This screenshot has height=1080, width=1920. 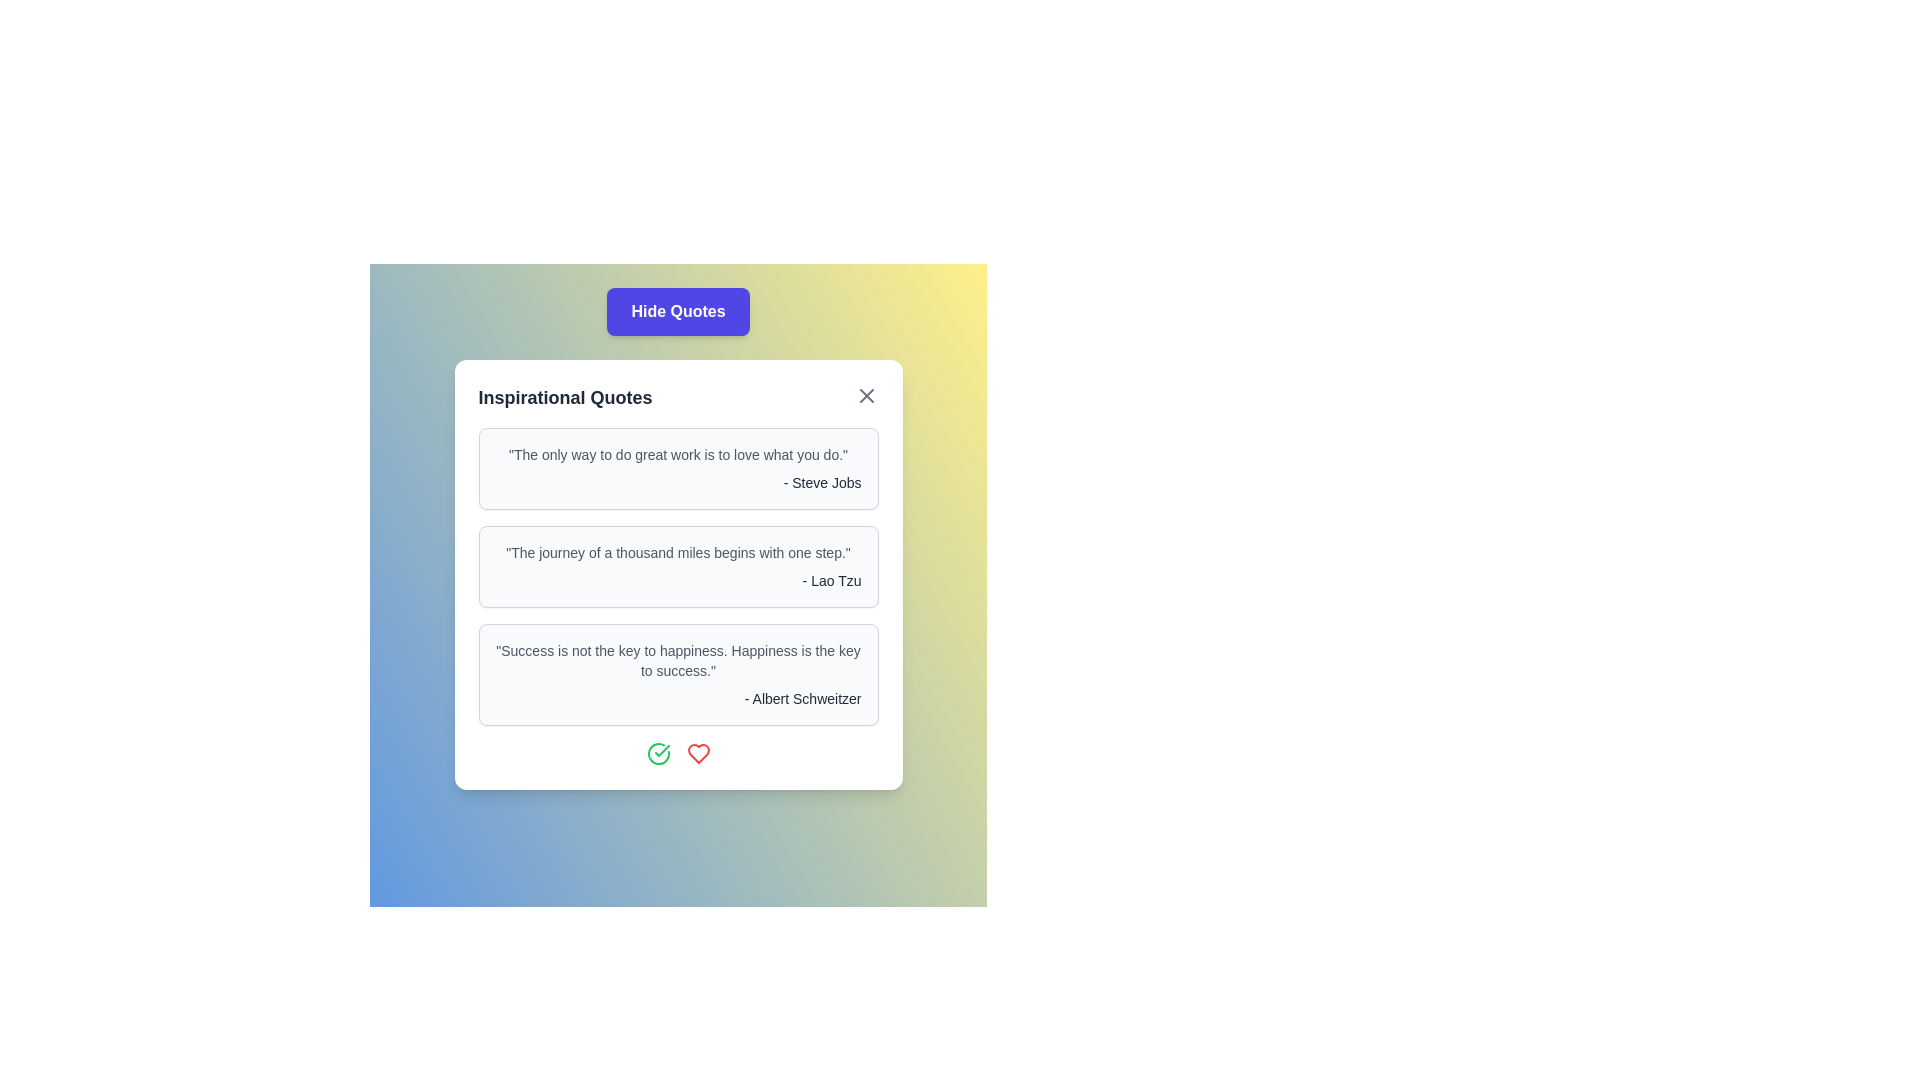 I want to click on the main content text of the motivational quote block, which is centrally aligned and positioned above the attribution '- Steve Jobs', so click(x=678, y=455).